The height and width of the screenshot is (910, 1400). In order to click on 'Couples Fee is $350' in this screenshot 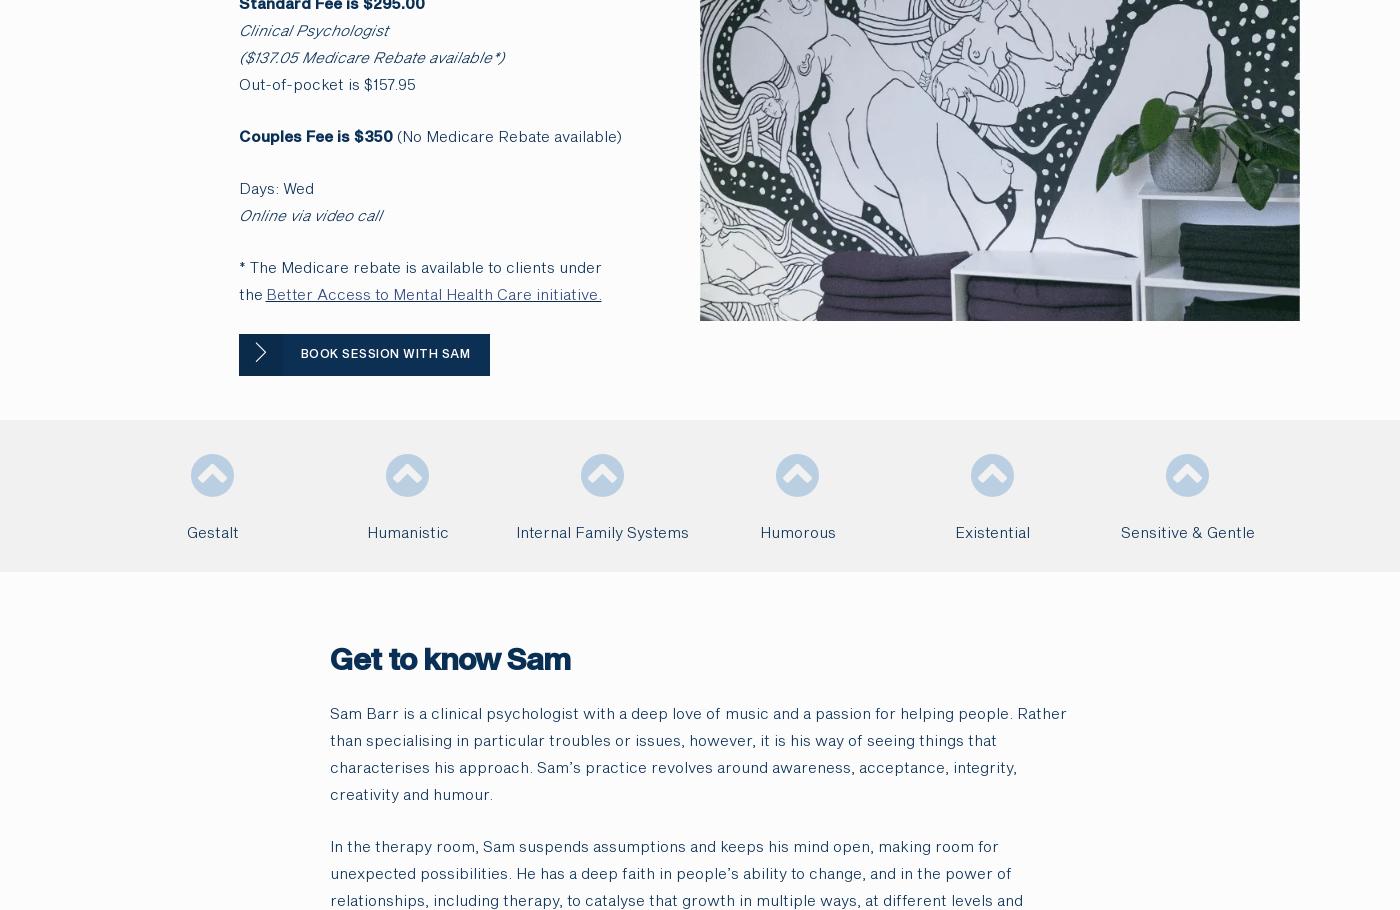, I will do `click(316, 136)`.